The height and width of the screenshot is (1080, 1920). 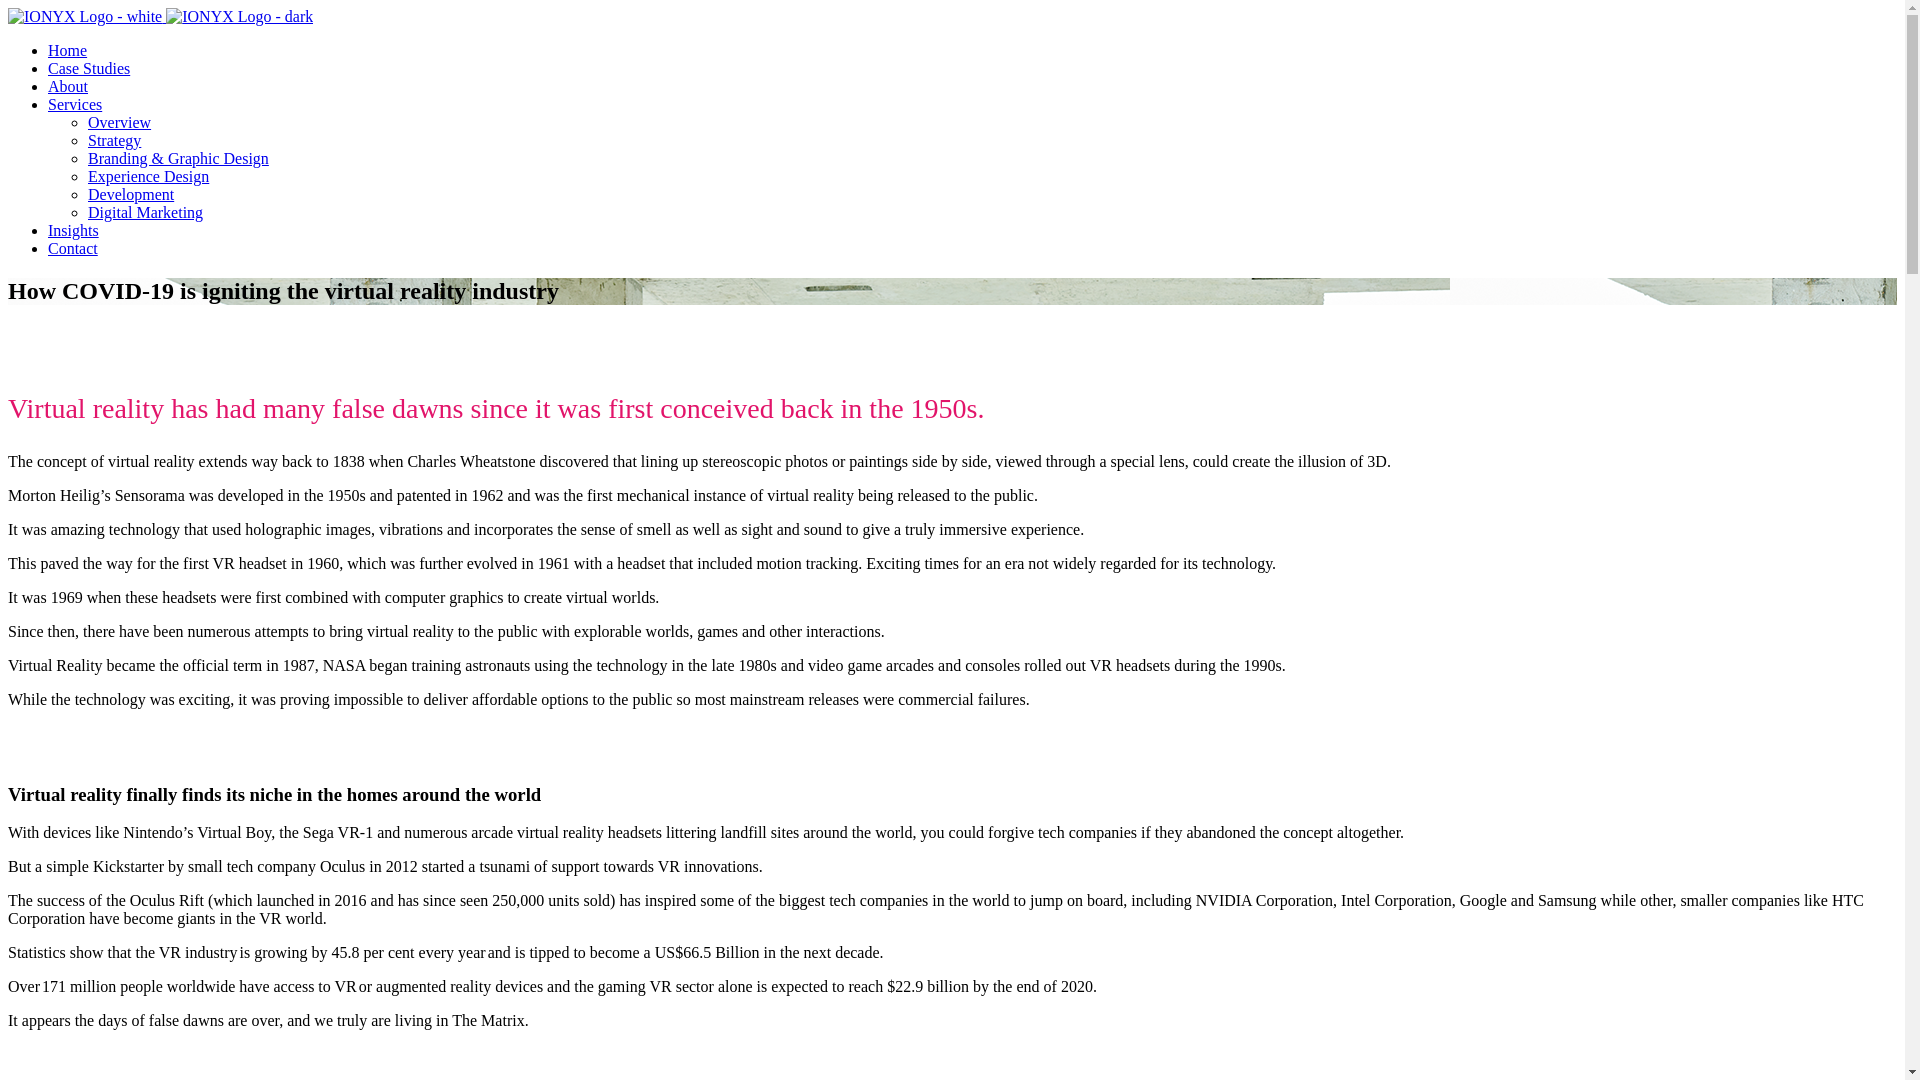 I want to click on 'About', so click(x=67, y=85).